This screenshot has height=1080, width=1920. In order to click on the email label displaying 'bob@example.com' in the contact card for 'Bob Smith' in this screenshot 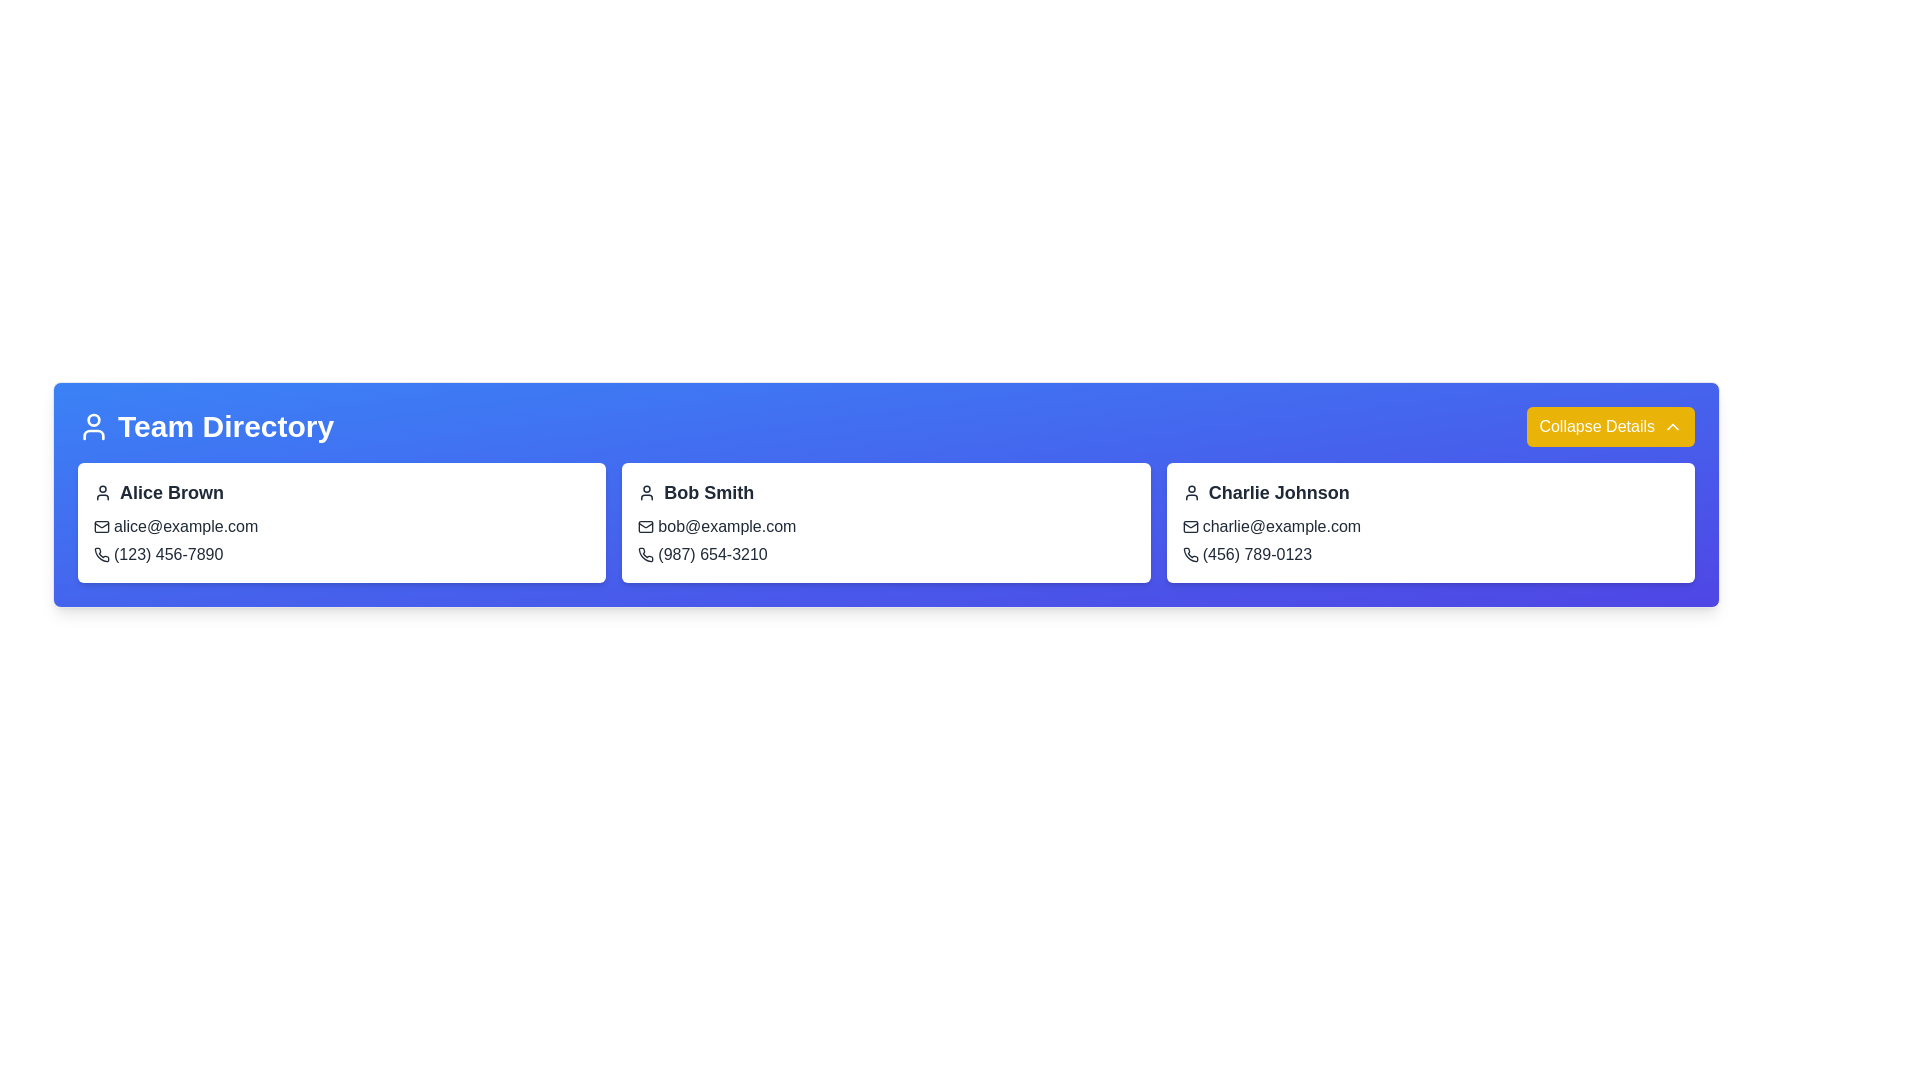, I will do `click(717, 526)`.